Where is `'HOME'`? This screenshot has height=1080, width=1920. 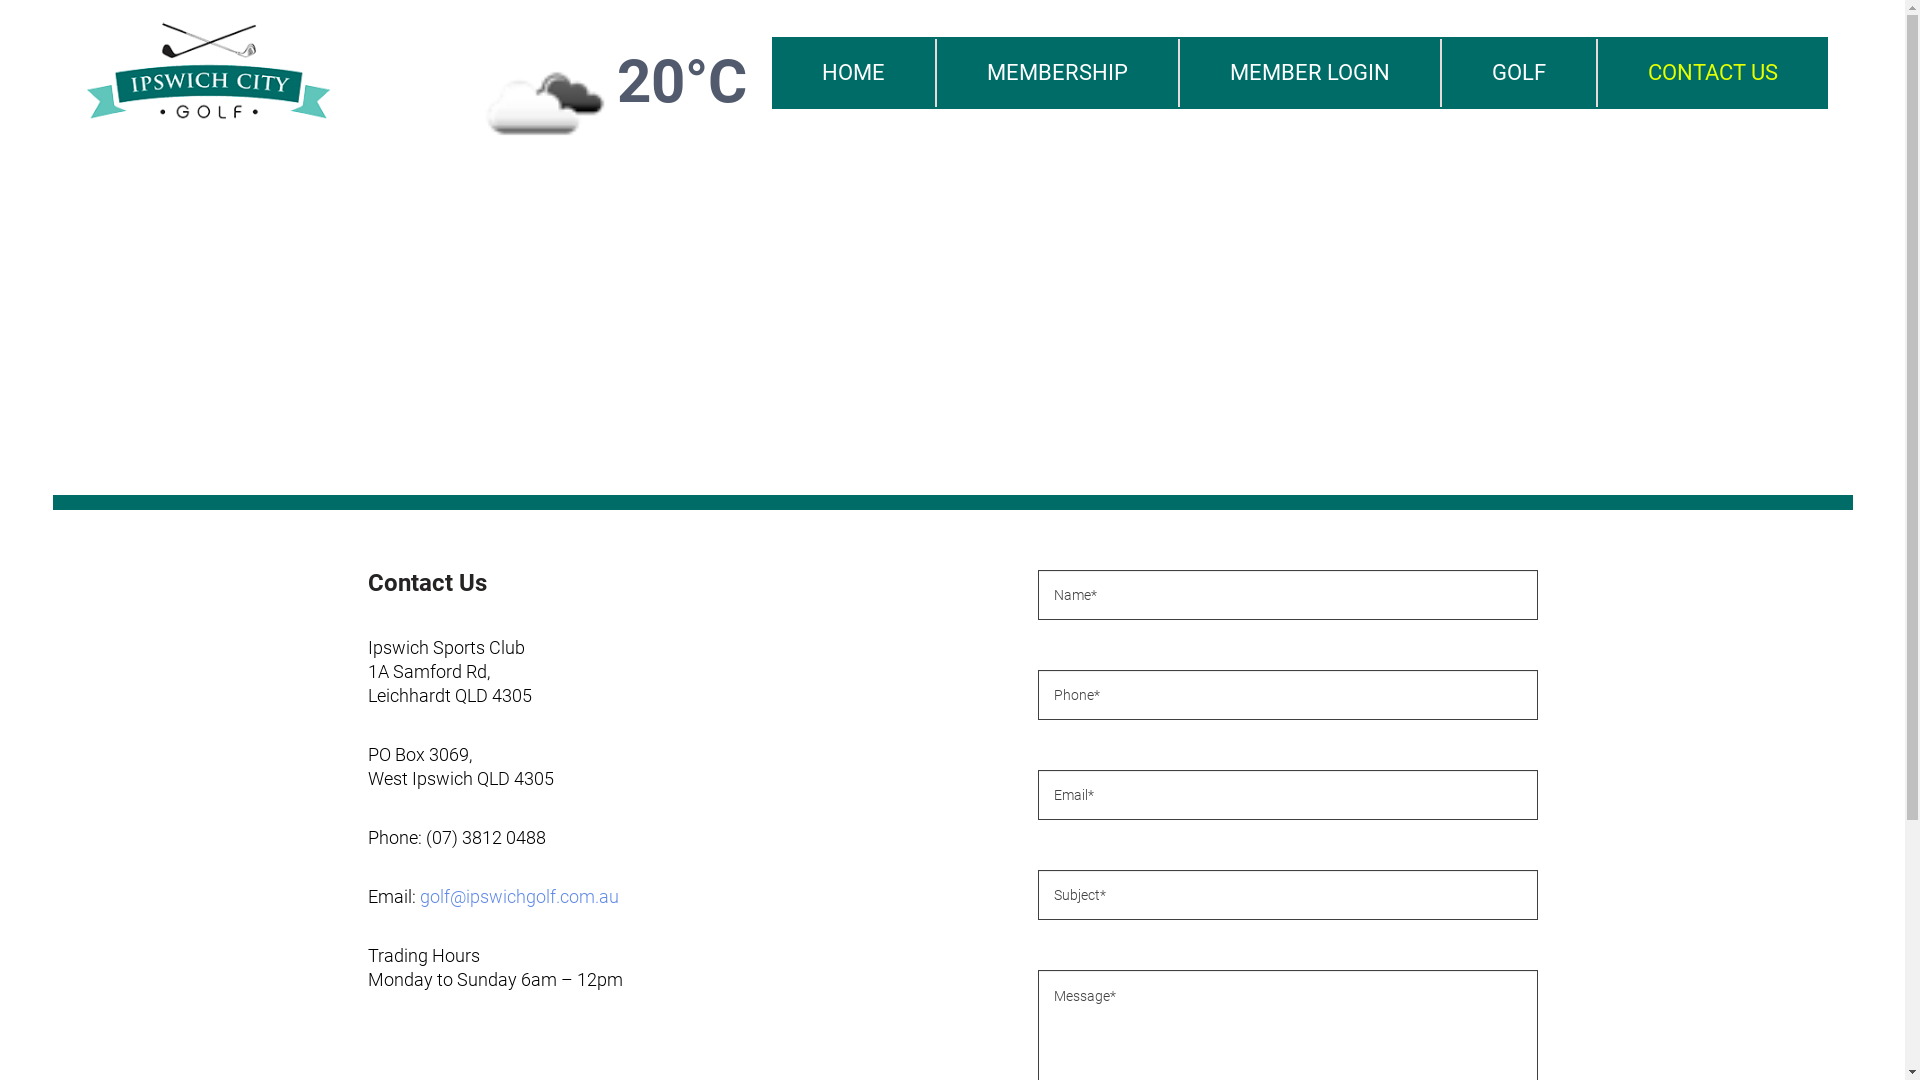 'HOME' is located at coordinates (853, 71).